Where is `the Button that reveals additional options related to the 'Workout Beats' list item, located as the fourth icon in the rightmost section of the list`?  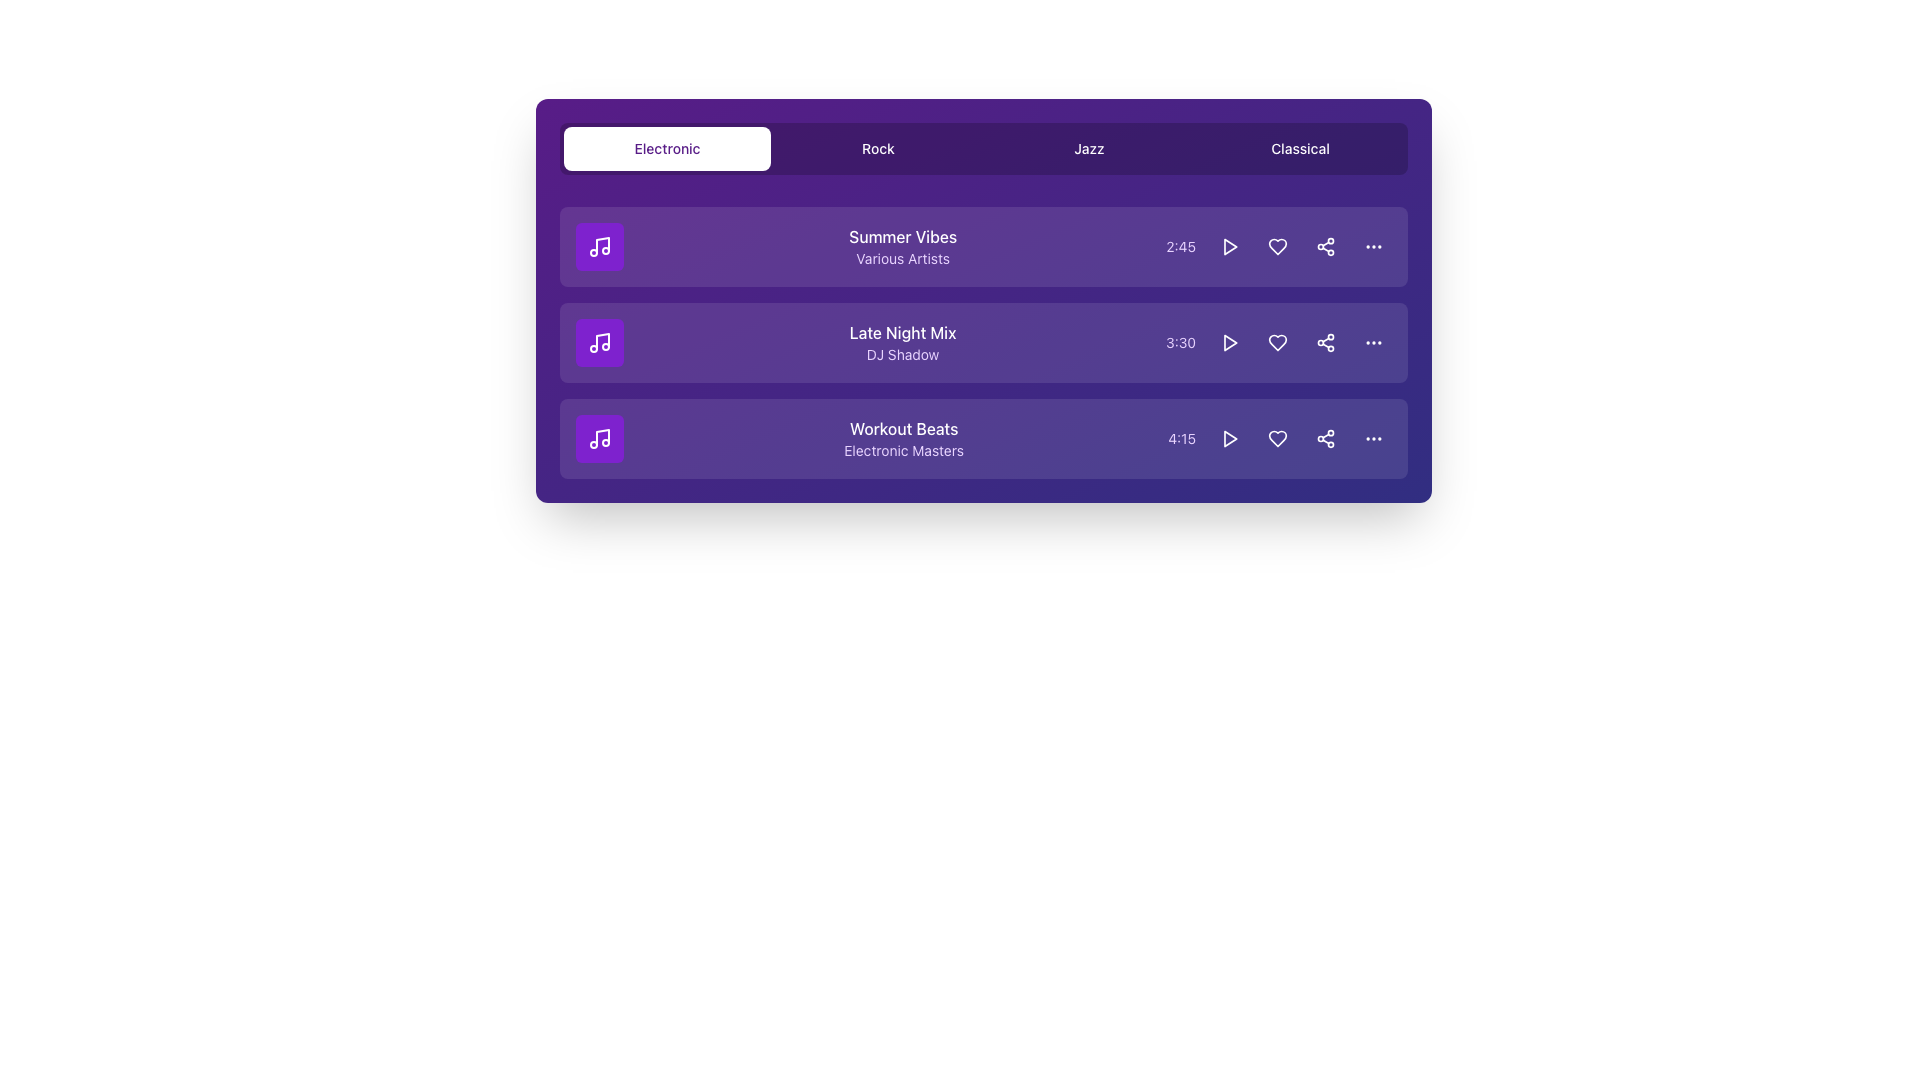
the Button that reveals additional options related to the 'Workout Beats' list item, located as the fourth icon in the rightmost section of the list is located at coordinates (1372, 245).